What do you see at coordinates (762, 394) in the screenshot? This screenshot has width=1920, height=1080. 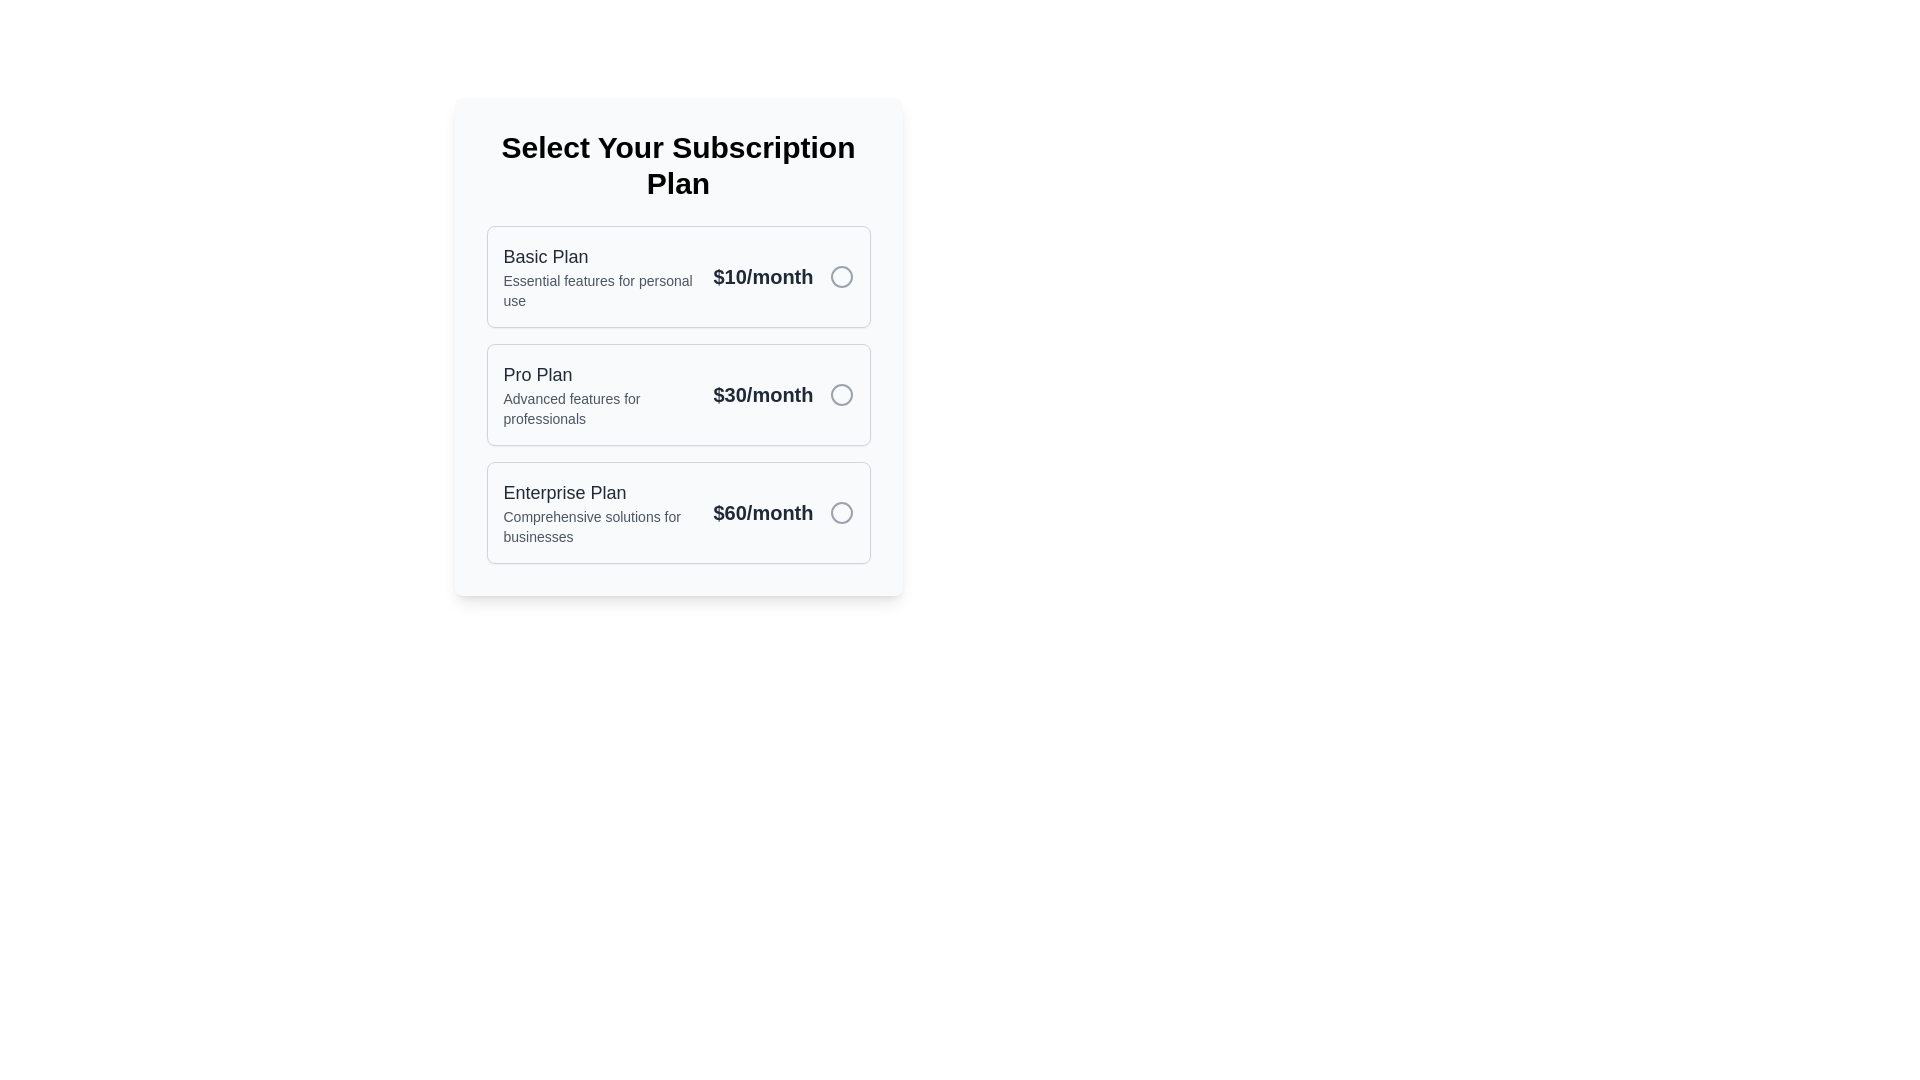 I see `the text label displaying '$30/month', which is prominently styled in gray and located on the Pro Plan's information card, next to the radio button` at bounding box center [762, 394].